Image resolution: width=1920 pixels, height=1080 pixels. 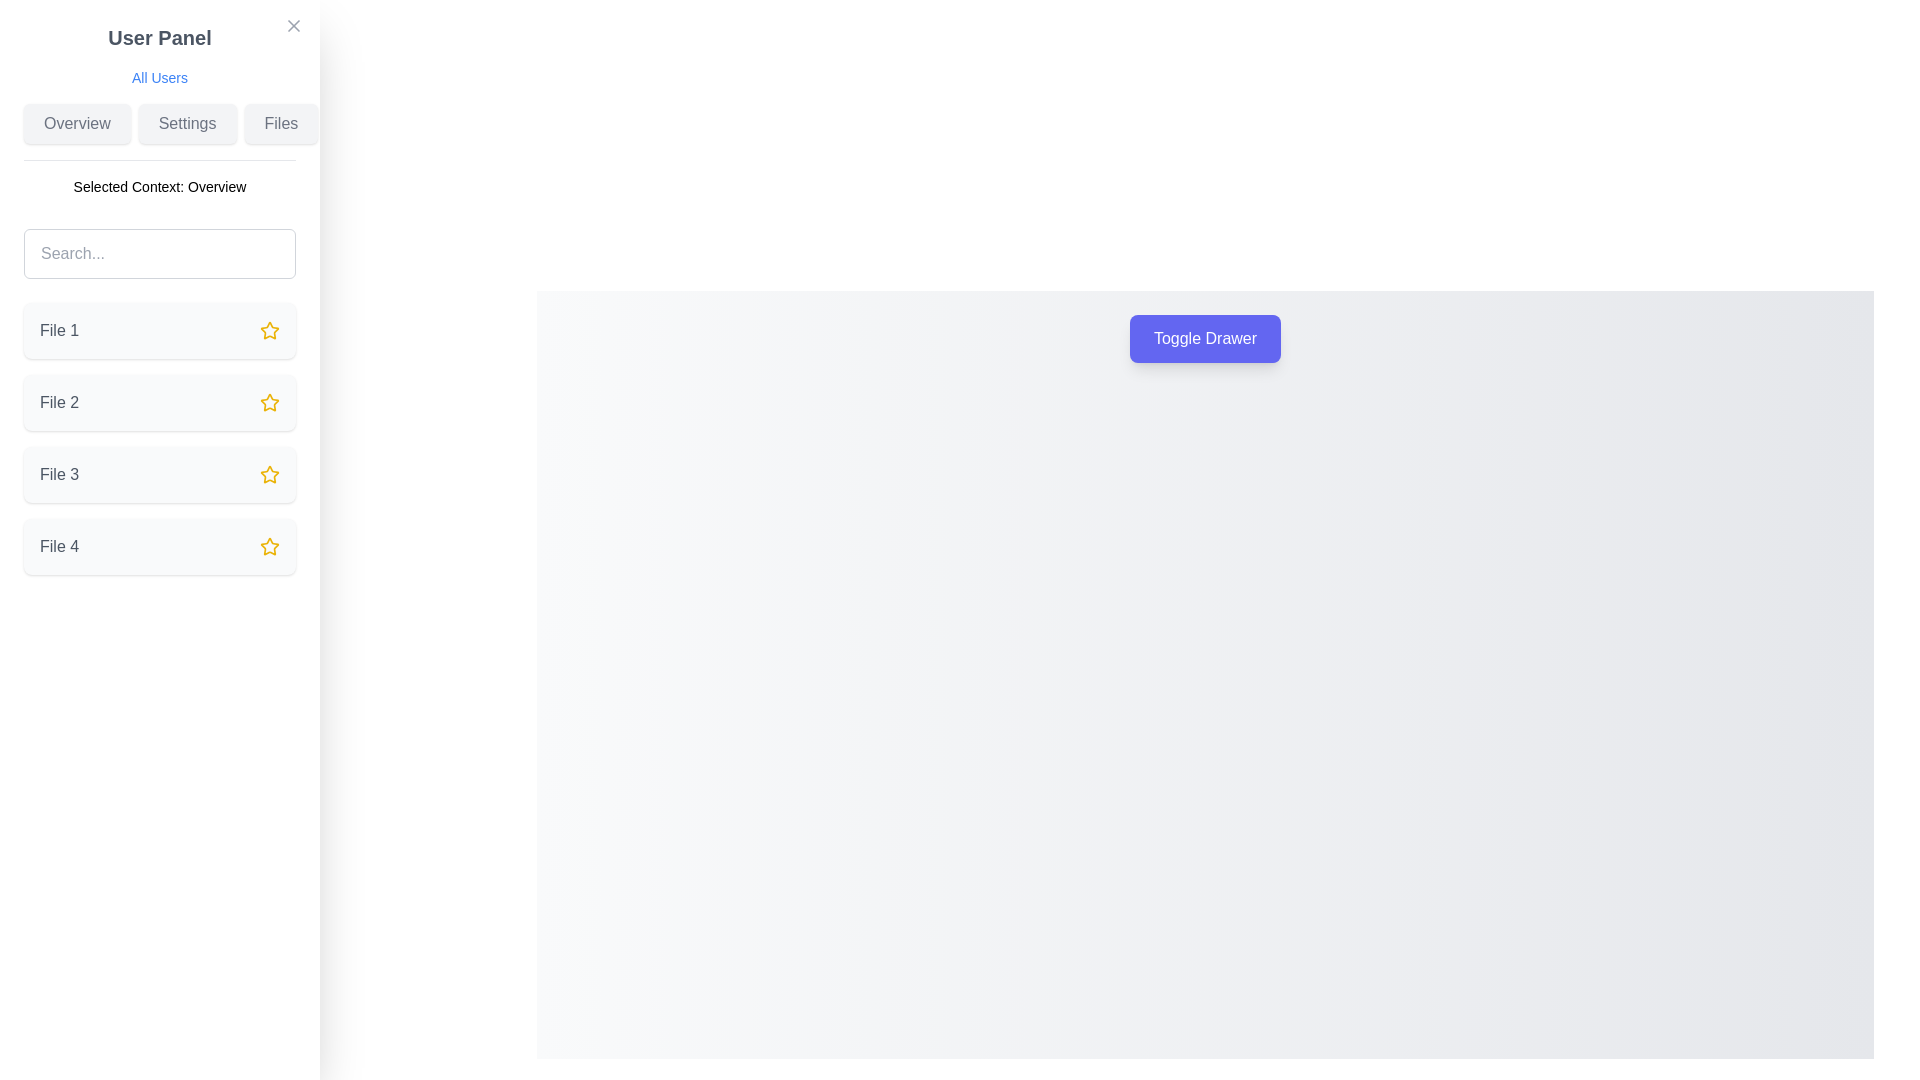 What do you see at coordinates (268, 547) in the screenshot?
I see `the fourth star icon associated with the 'File 4' label, which serves as a marker for favorites or importance` at bounding box center [268, 547].